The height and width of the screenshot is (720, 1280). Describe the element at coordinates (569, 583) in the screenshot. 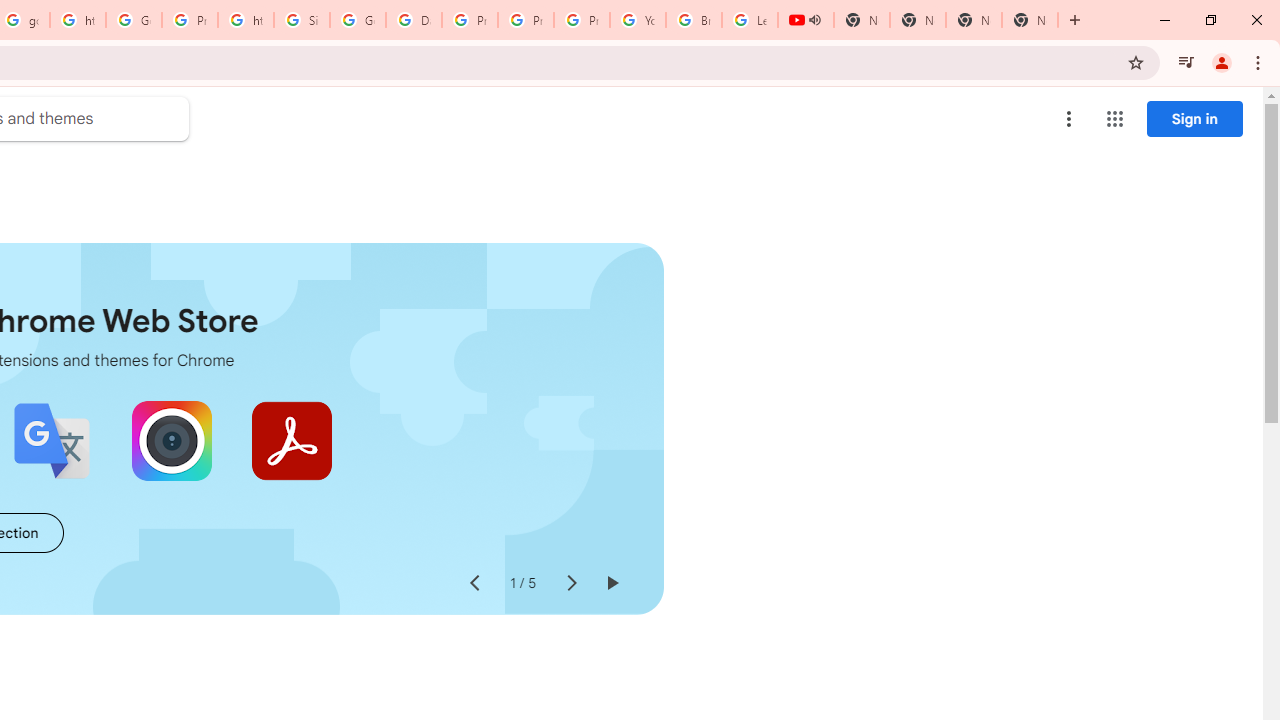

I see `'Next slide'` at that location.